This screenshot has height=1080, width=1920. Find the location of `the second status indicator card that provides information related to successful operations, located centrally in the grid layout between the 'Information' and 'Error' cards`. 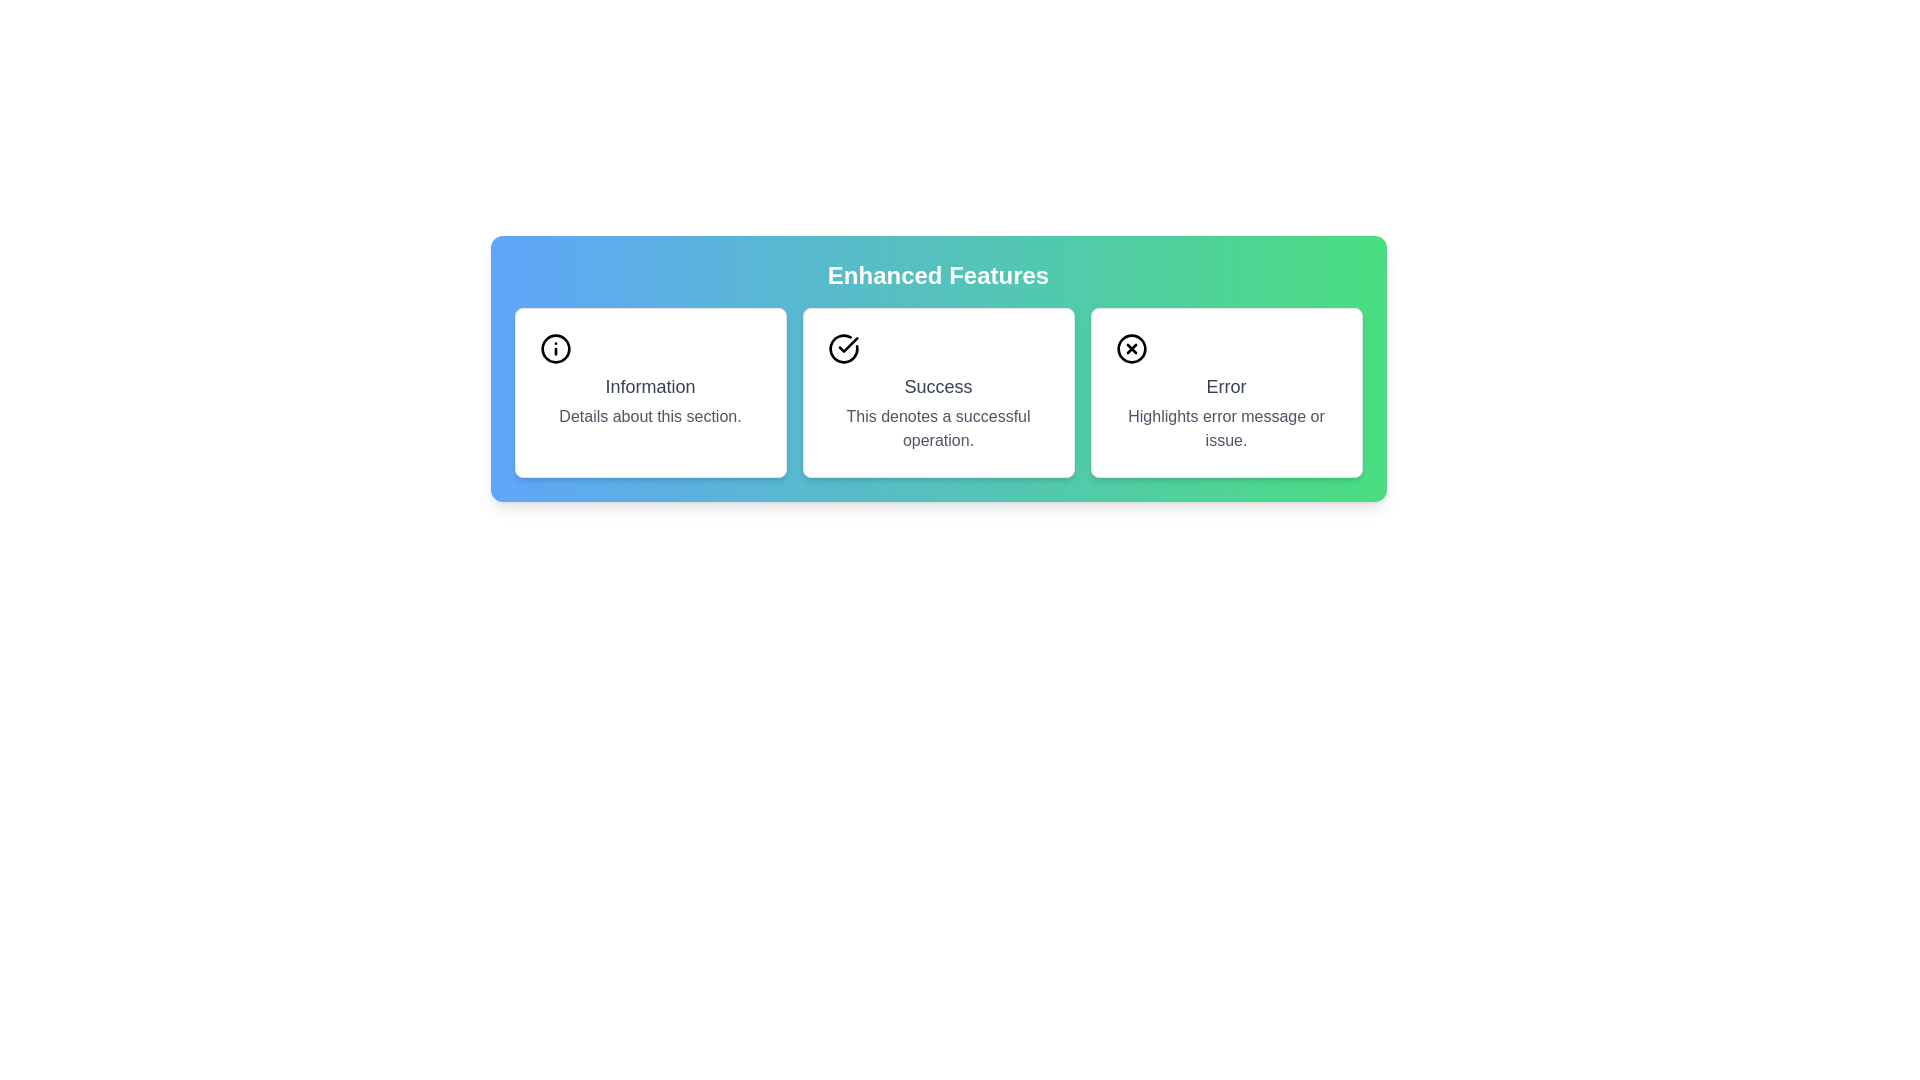

the second status indicator card that provides information related to successful operations, located centrally in the grid layout between the 'Information' and 'Error' cards is located at coordinates (937, 369).